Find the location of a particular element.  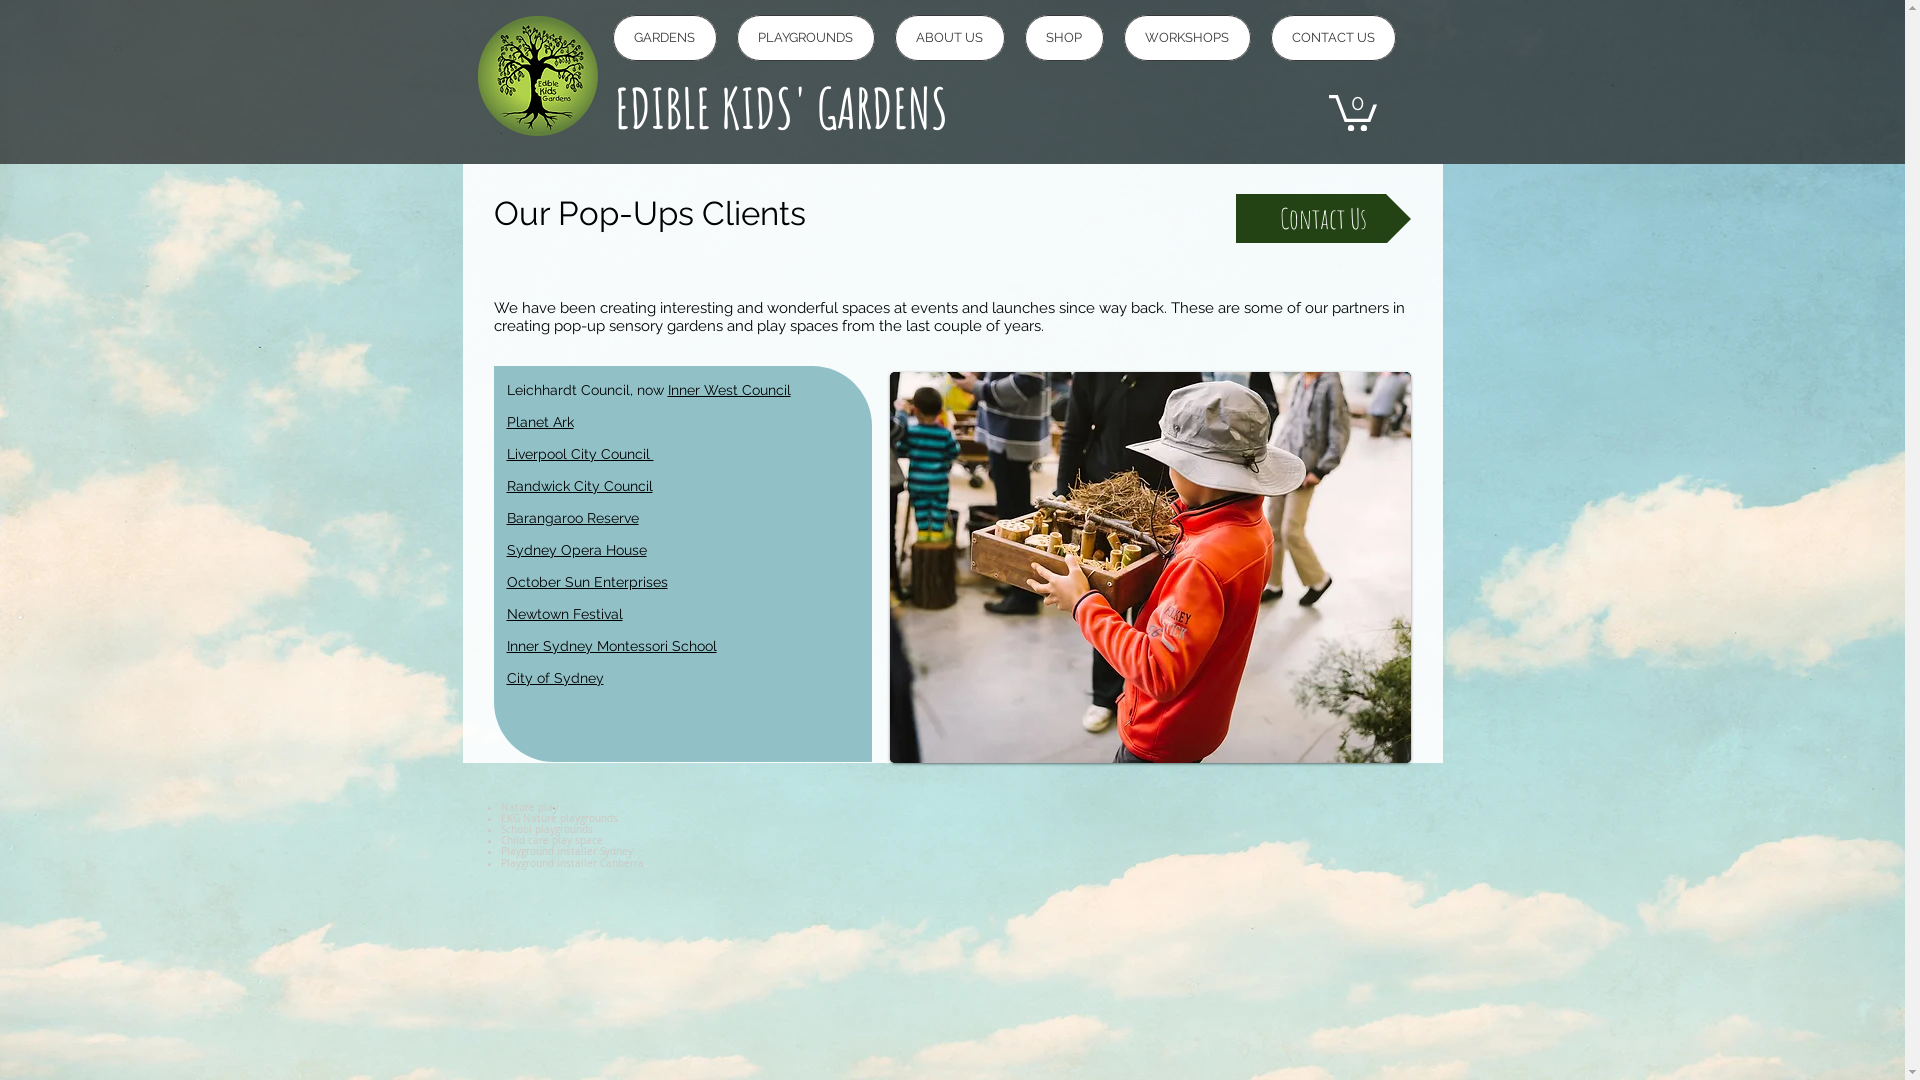

'Sydney Opera House' is located at coordinates (575, 550).